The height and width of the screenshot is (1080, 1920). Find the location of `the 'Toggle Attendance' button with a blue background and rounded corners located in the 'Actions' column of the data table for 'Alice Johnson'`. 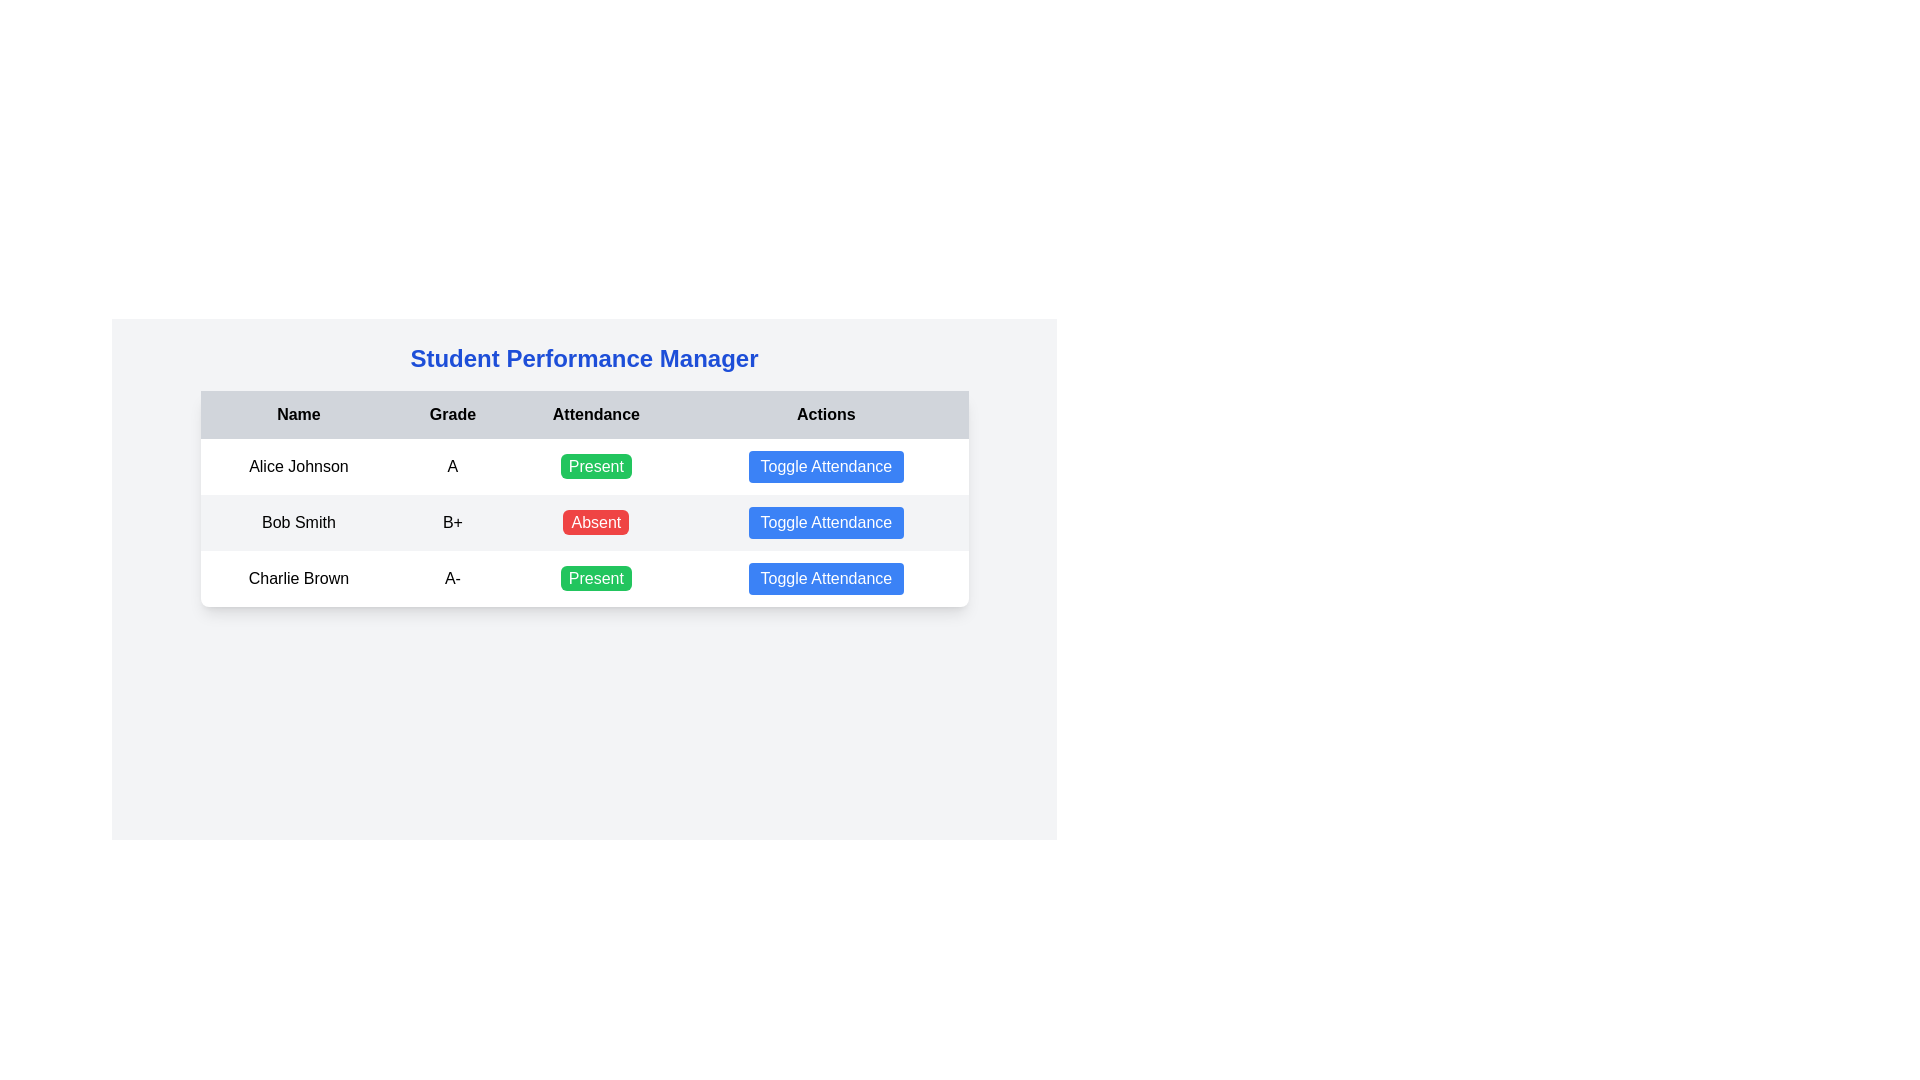

the 'Toggle Attendance' button with a blue background and rounded corners located in the 'Actions' column of the data table for 'Alice Johnson' is located at coordinates (826, 466).